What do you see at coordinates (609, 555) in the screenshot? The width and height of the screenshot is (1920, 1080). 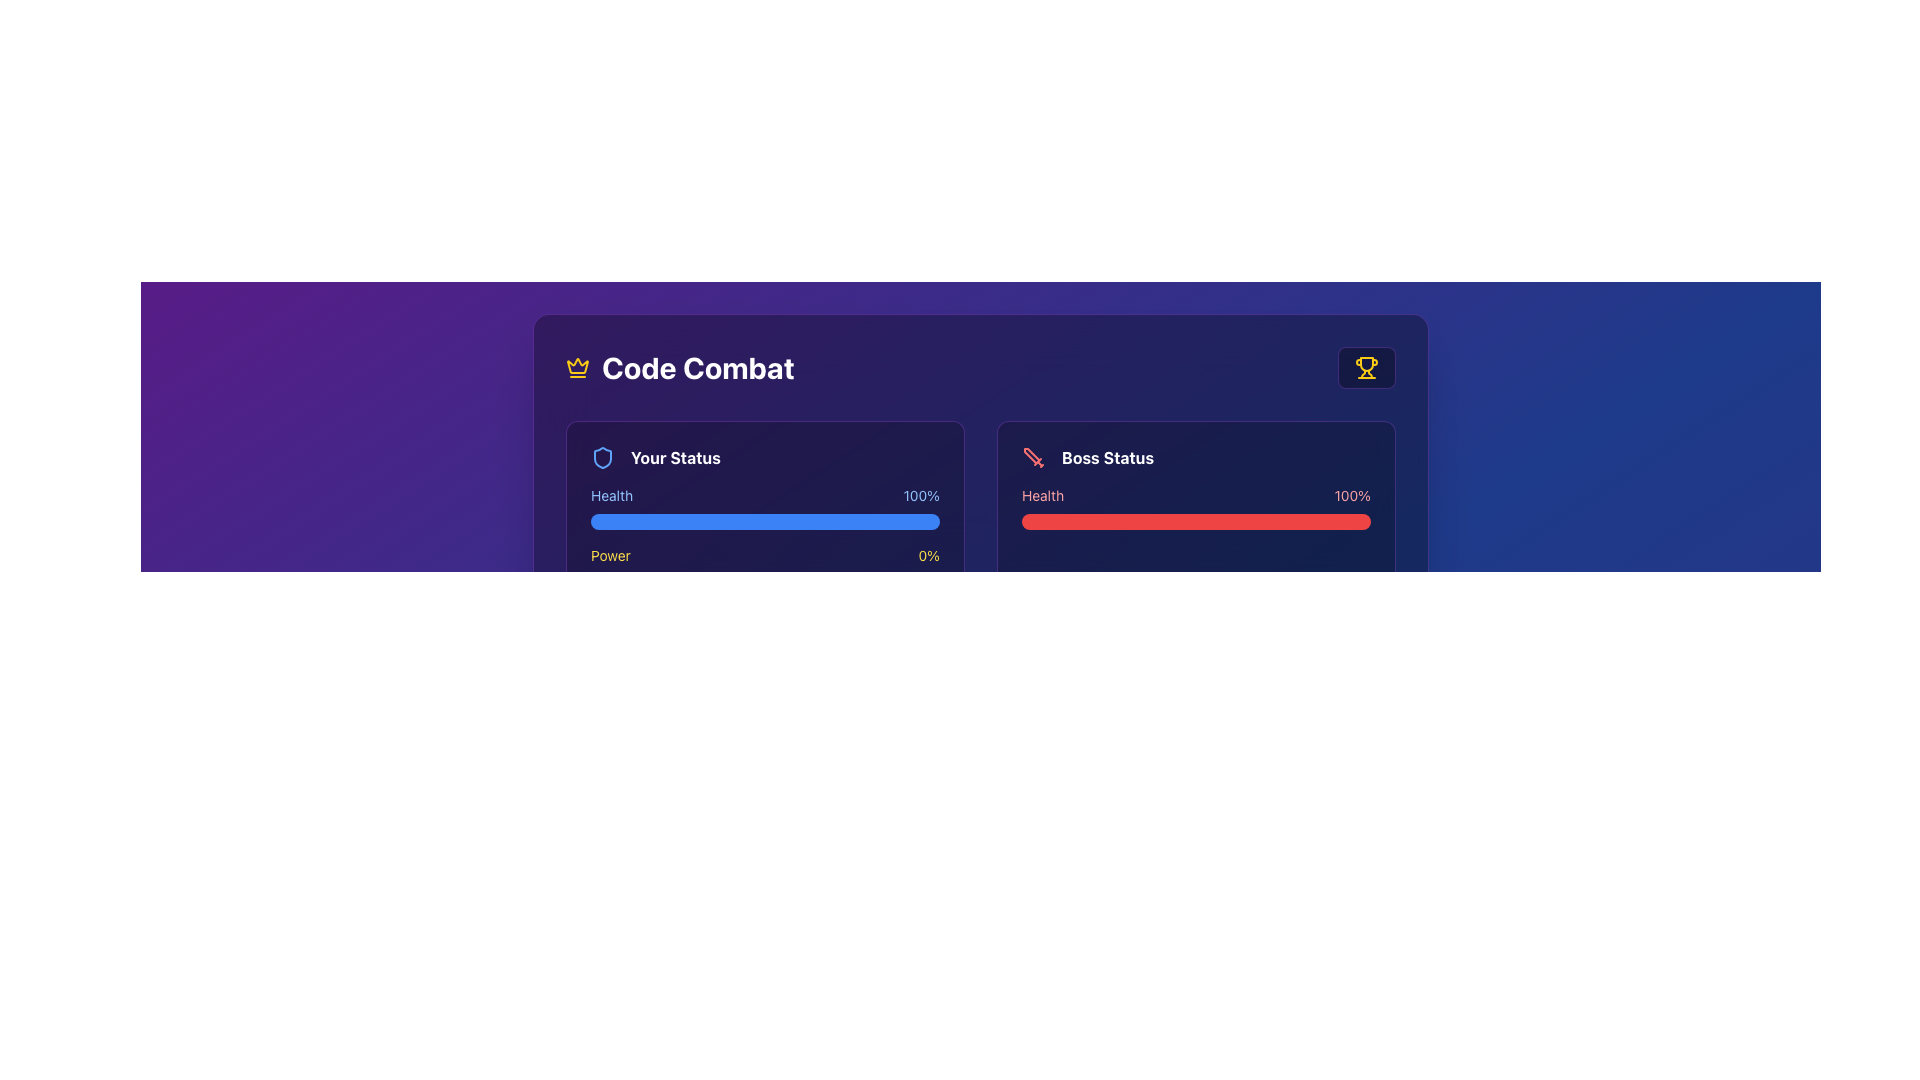 I see `the 'Power' label, which displays the word 'Power' in a bold yellow font on a dark blue background, located in the 'Your Status' section to the left of the interface` at bounding box center [609, 555].